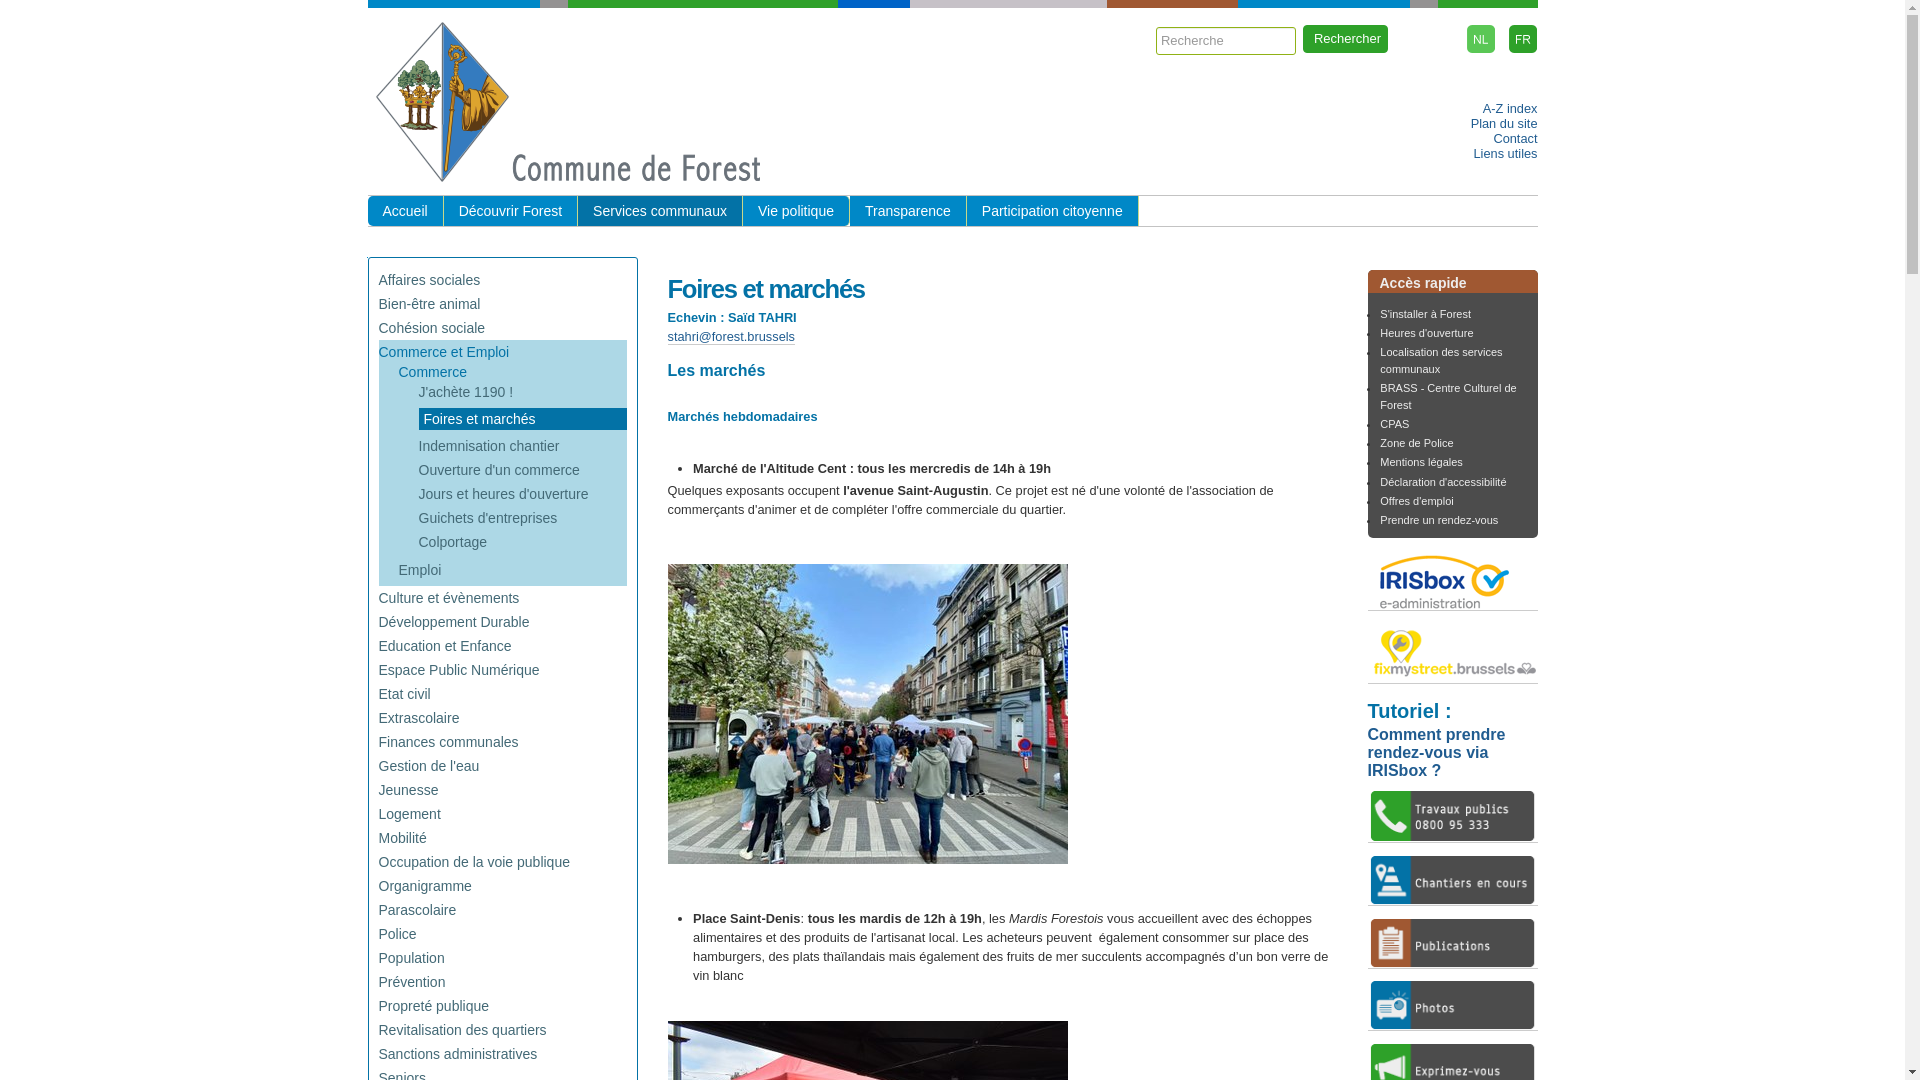 This screenshot has width=1920, height=1080. What do you see at coordinates (660, 211) in the screenshot?
I see `'Services communaux'` at bounding box center [660, 211].